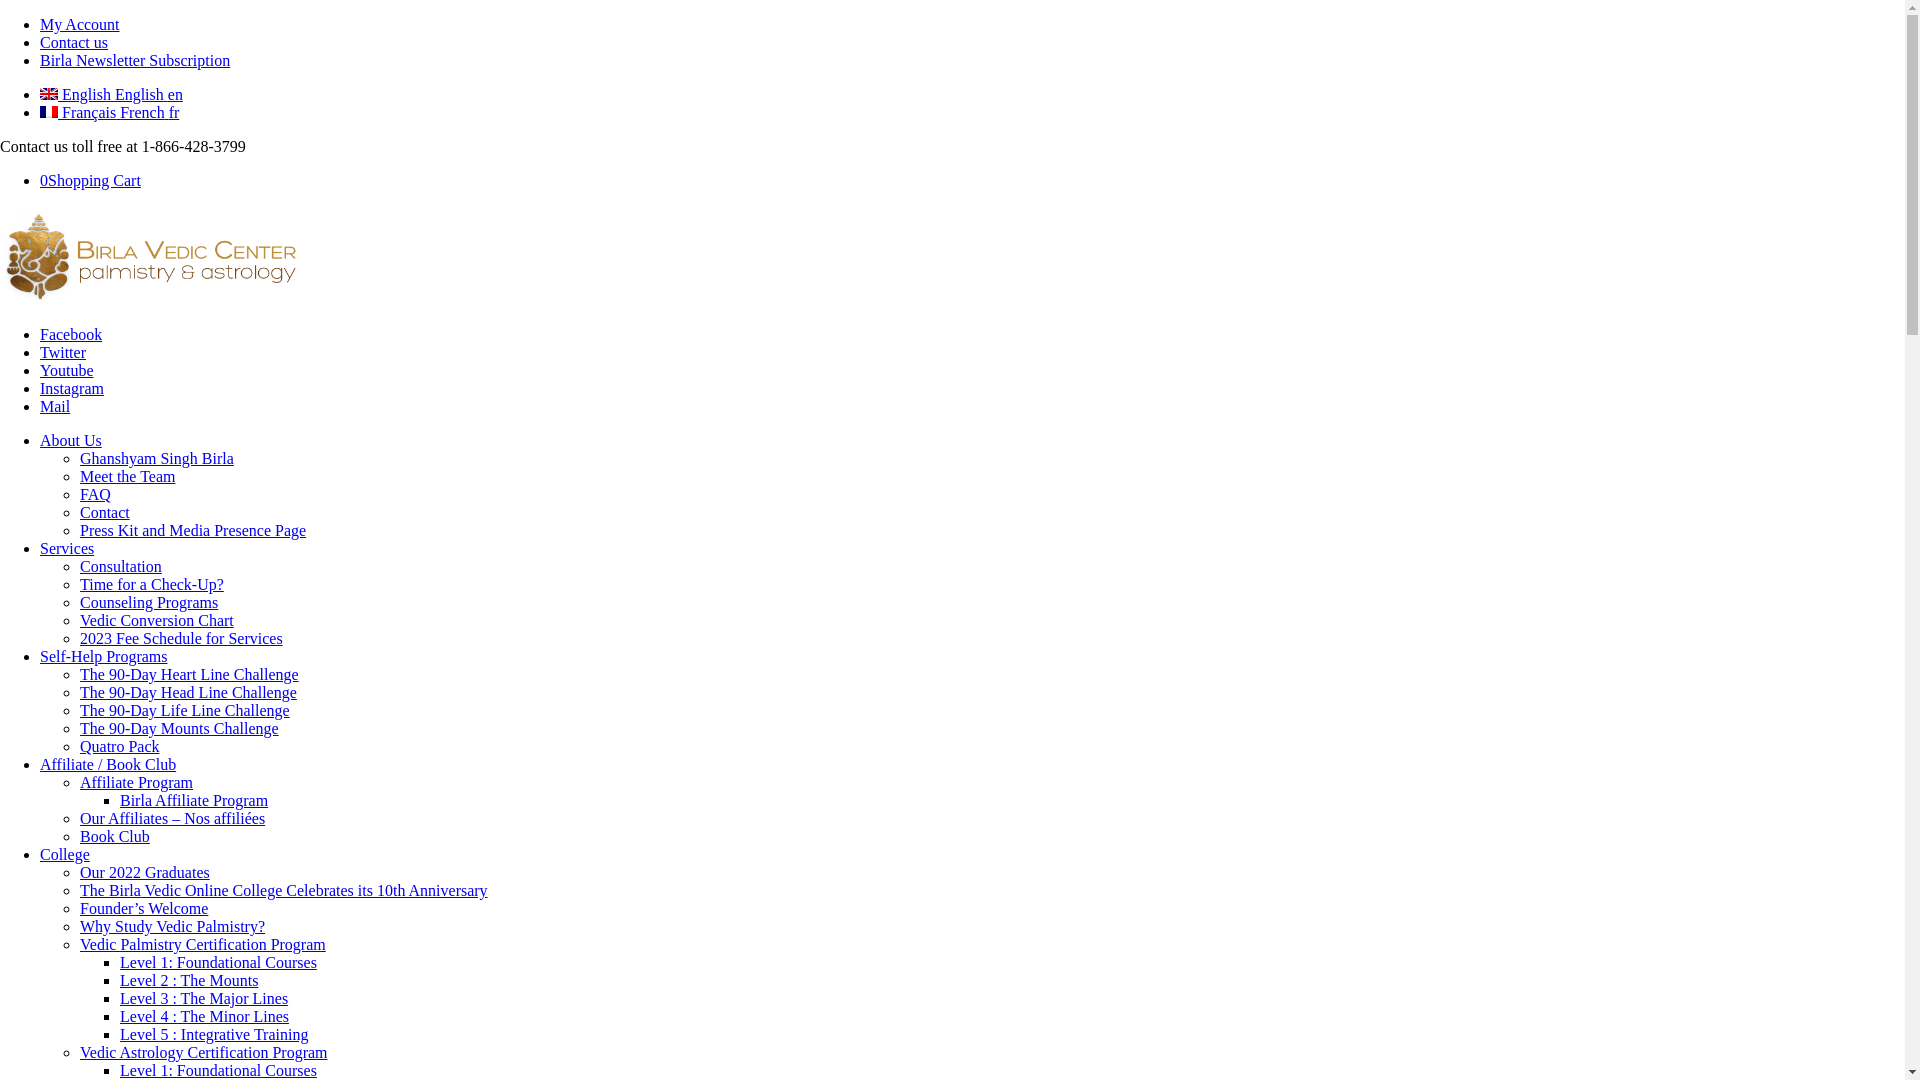  Describe the element at coordinates (103, 656) in the screenshot. I see `'Self-Help Programs'` at that location.